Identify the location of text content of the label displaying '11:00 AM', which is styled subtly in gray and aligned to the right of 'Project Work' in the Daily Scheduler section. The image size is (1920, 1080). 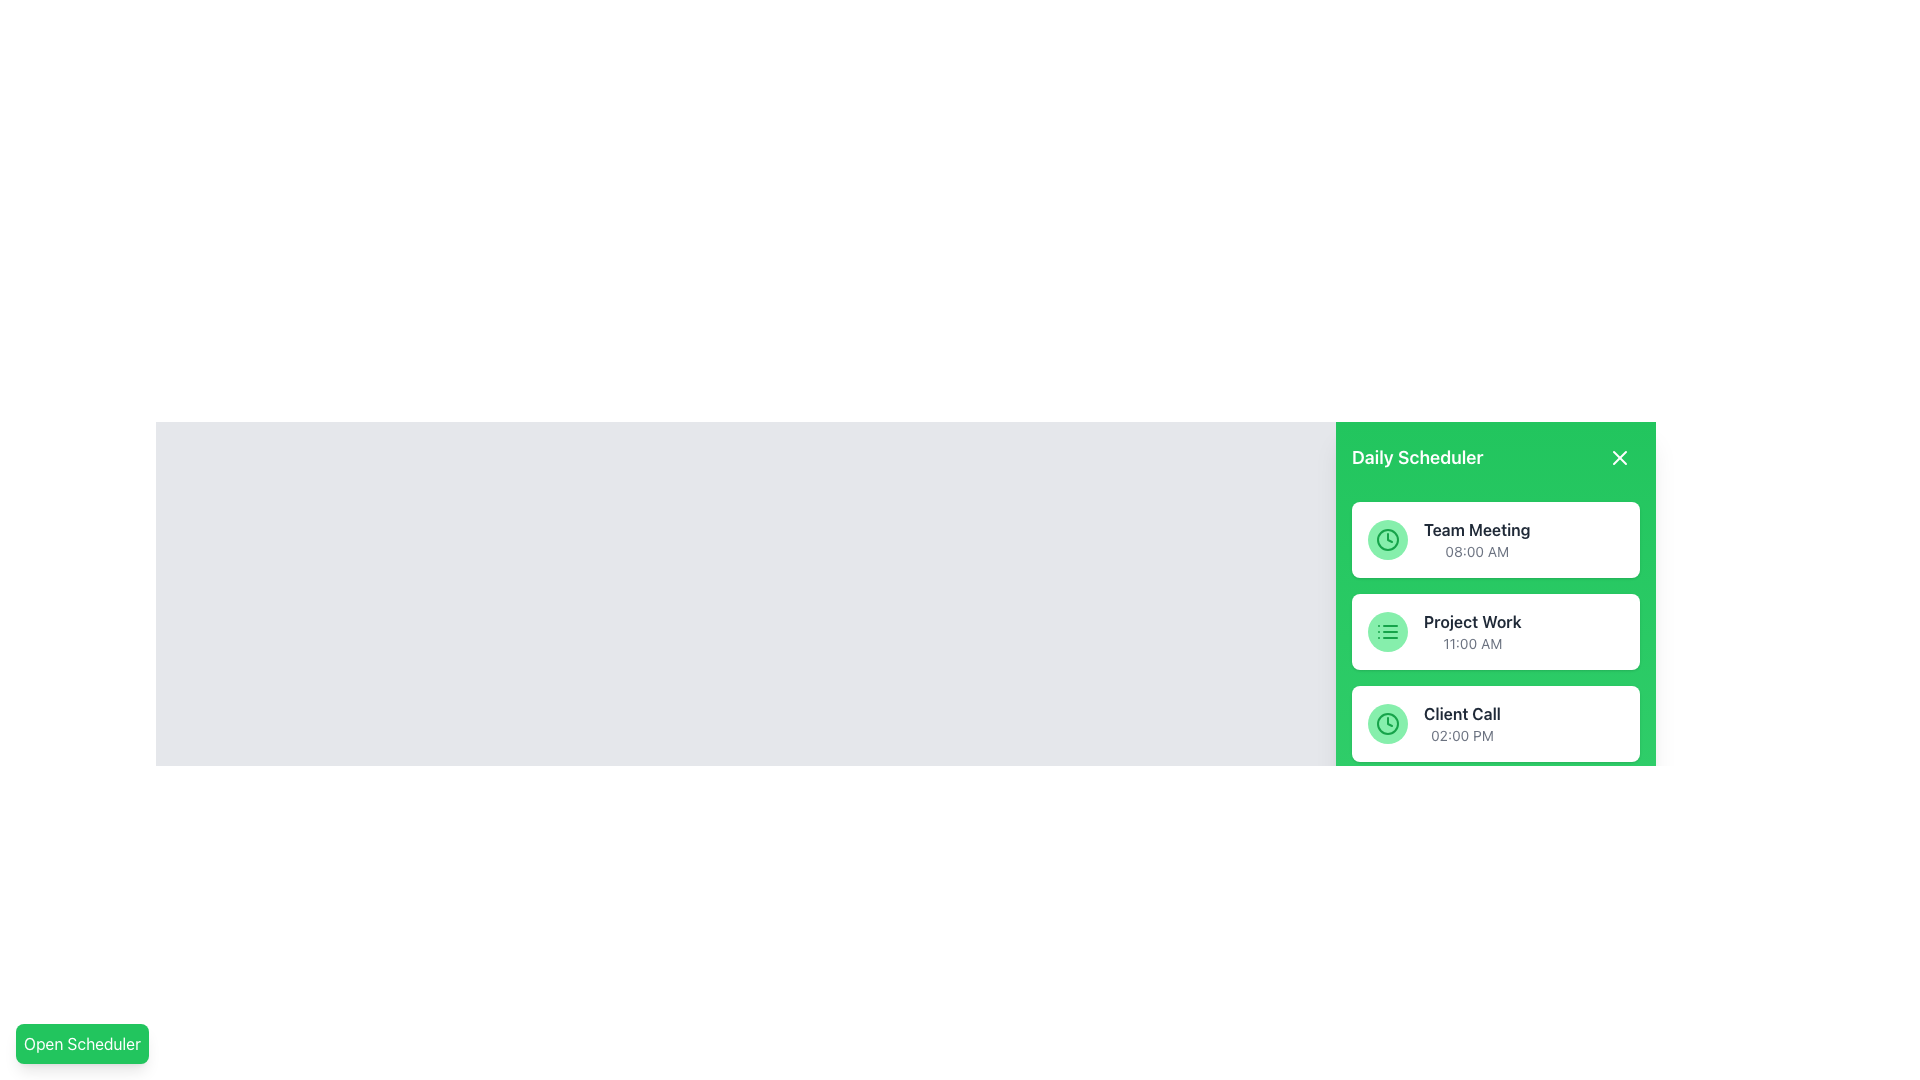
(1472, 644).